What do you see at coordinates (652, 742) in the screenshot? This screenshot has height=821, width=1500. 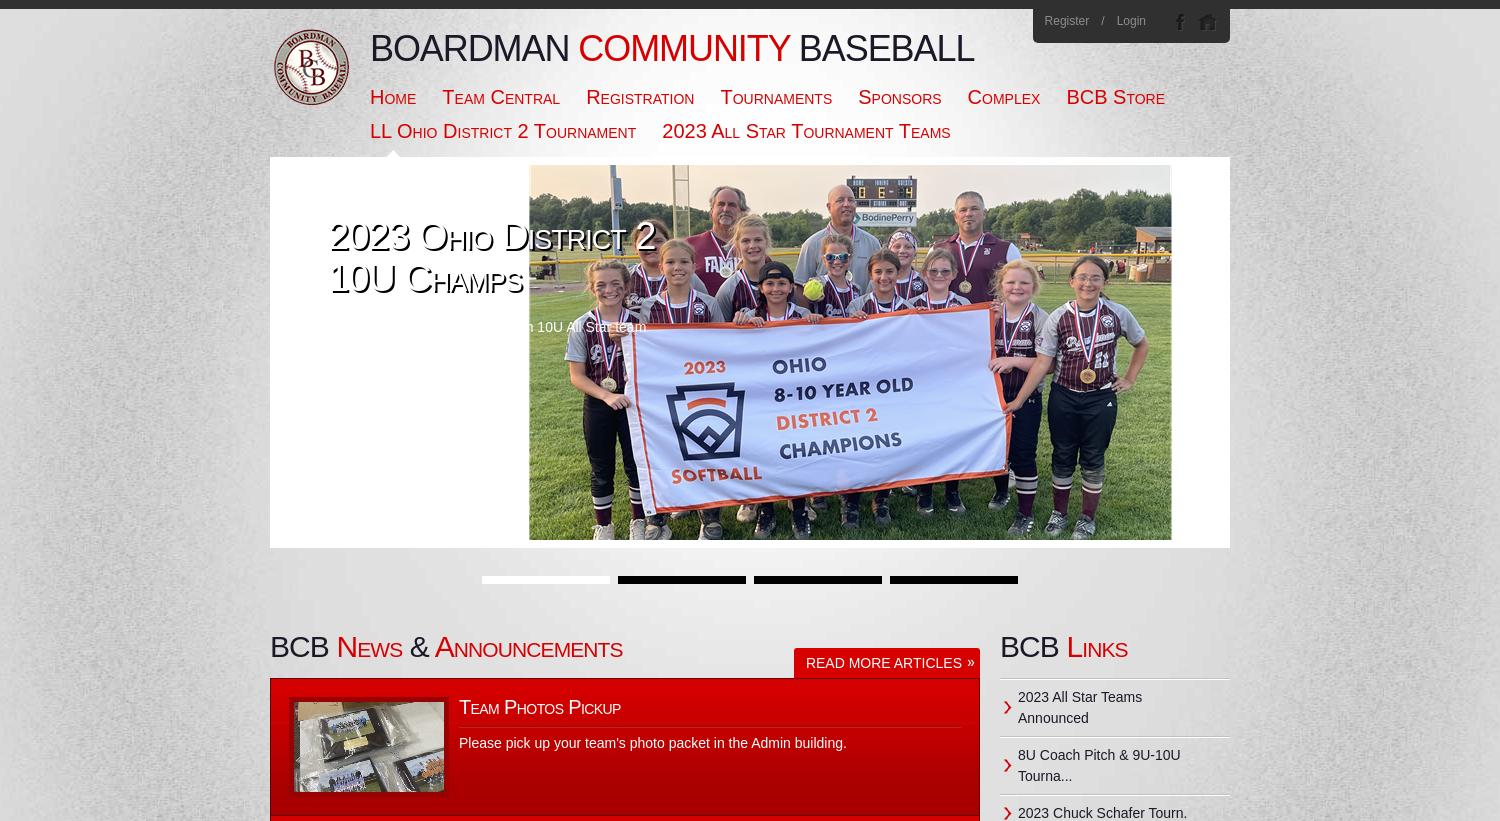 I see `'Please pick up your team's photo packet in the Admin building.'` at bounding box center [652, 742].